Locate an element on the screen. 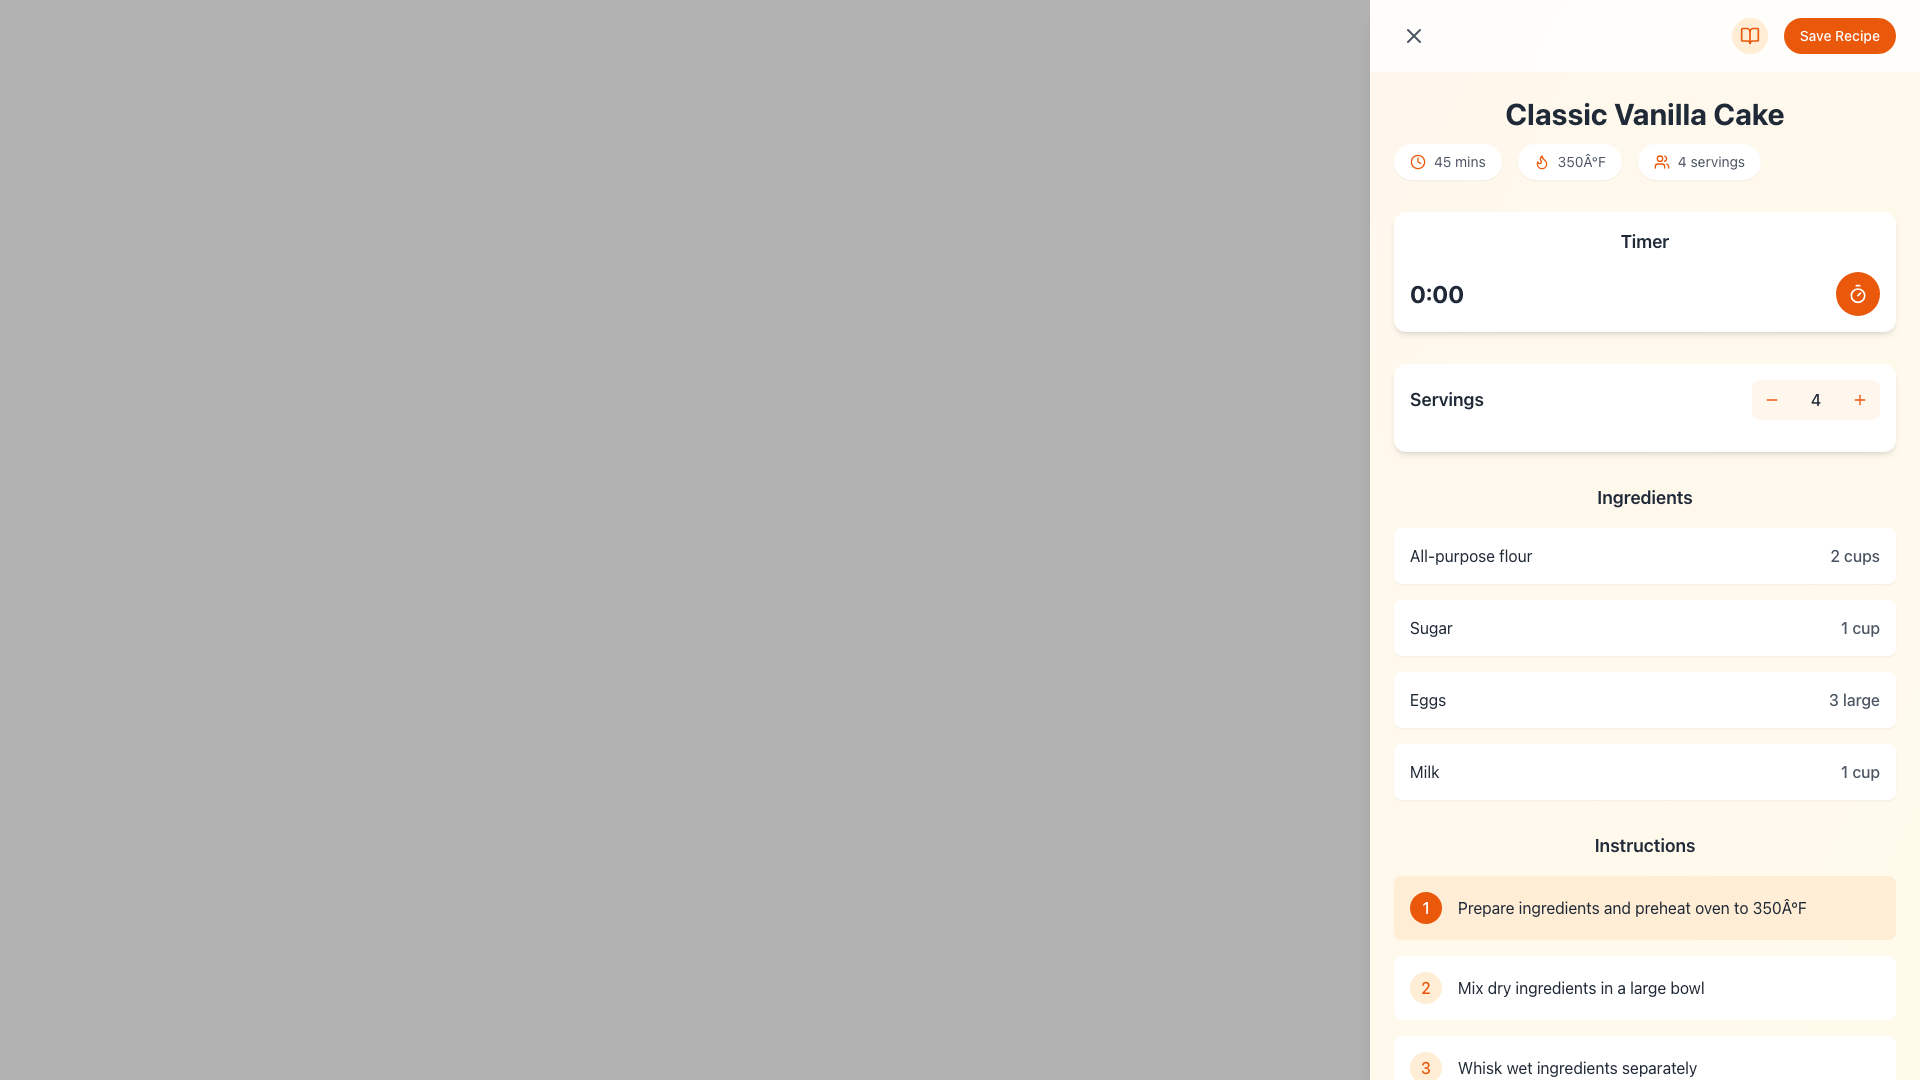 The width and height of the screenshot is (1920, 1080). the static text display that shows the current number of servings, which is located between the minus and plus buttons in the 'Servings' section is located at coordinates (1815, 400).